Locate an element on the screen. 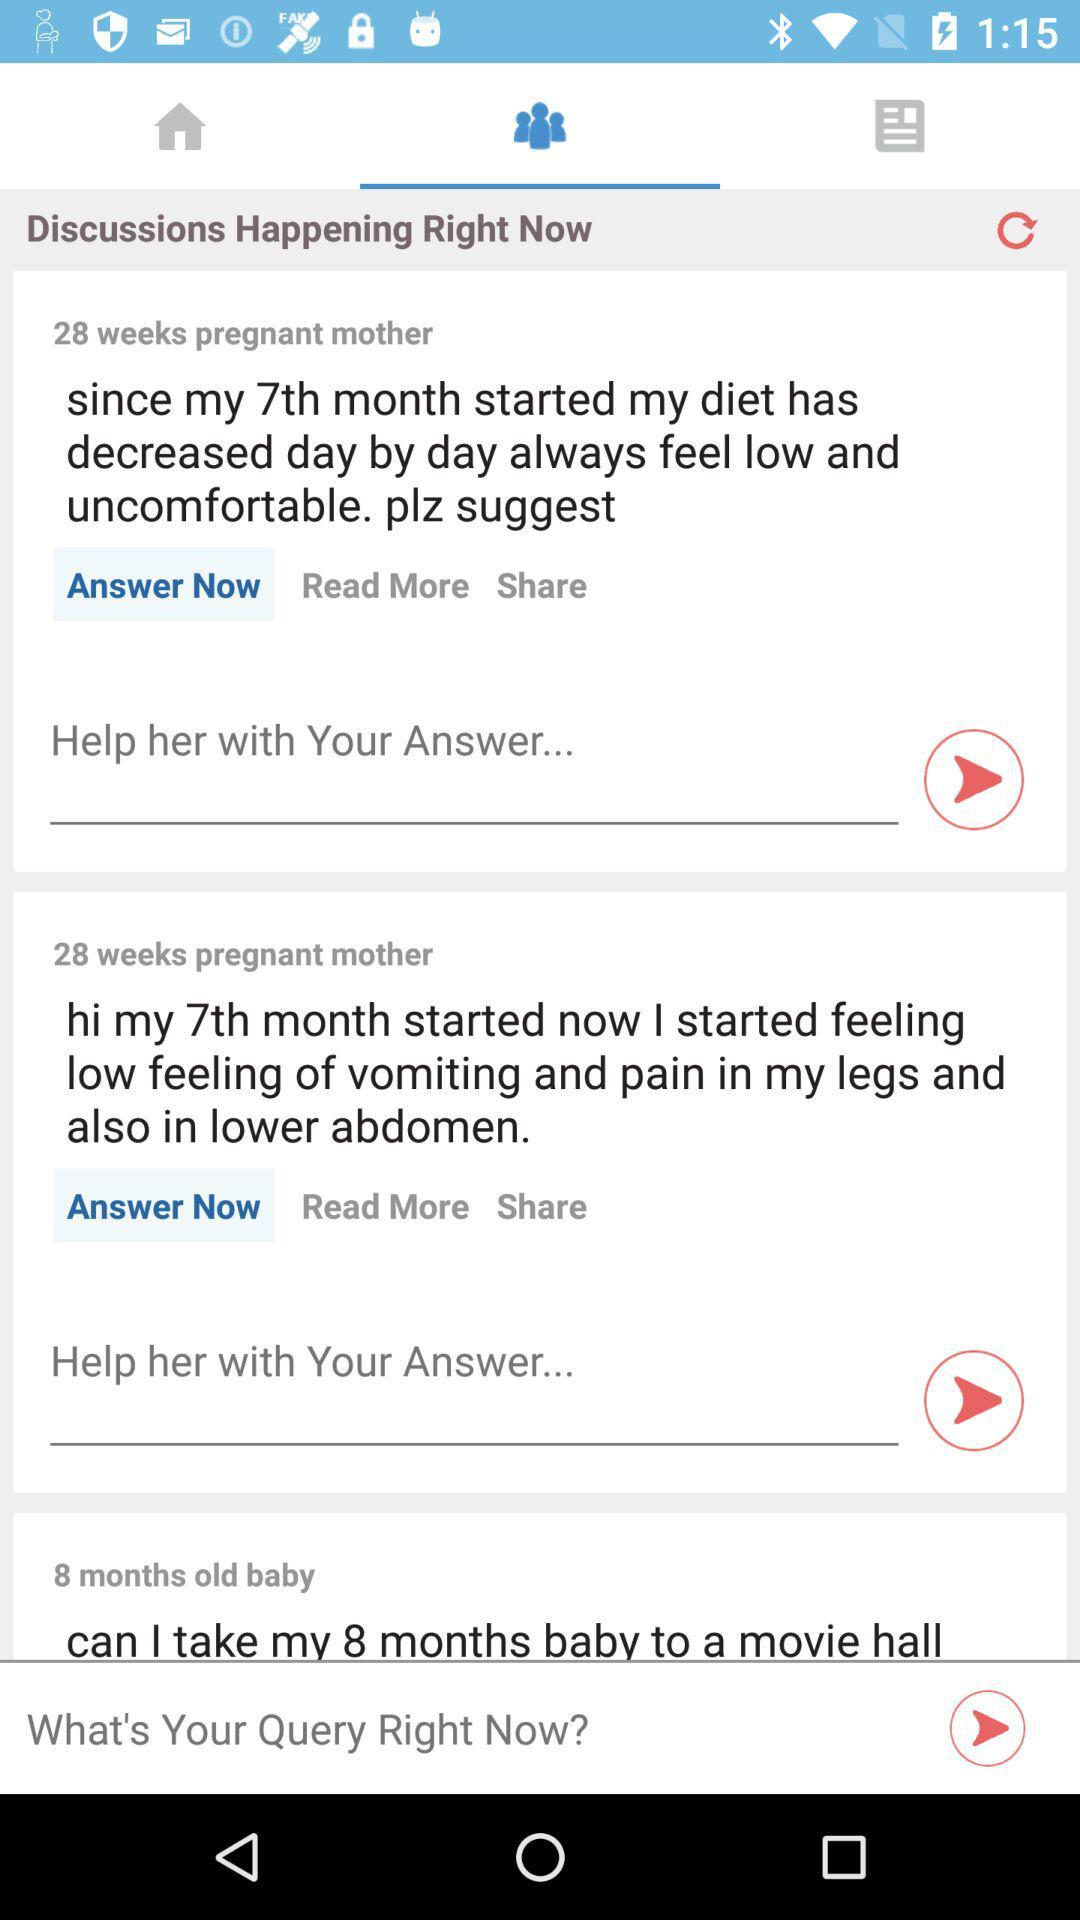 Image resolution: width=1080 pixels, height=1920 pixels. tap to answer is located at coordinates (973, 1399).